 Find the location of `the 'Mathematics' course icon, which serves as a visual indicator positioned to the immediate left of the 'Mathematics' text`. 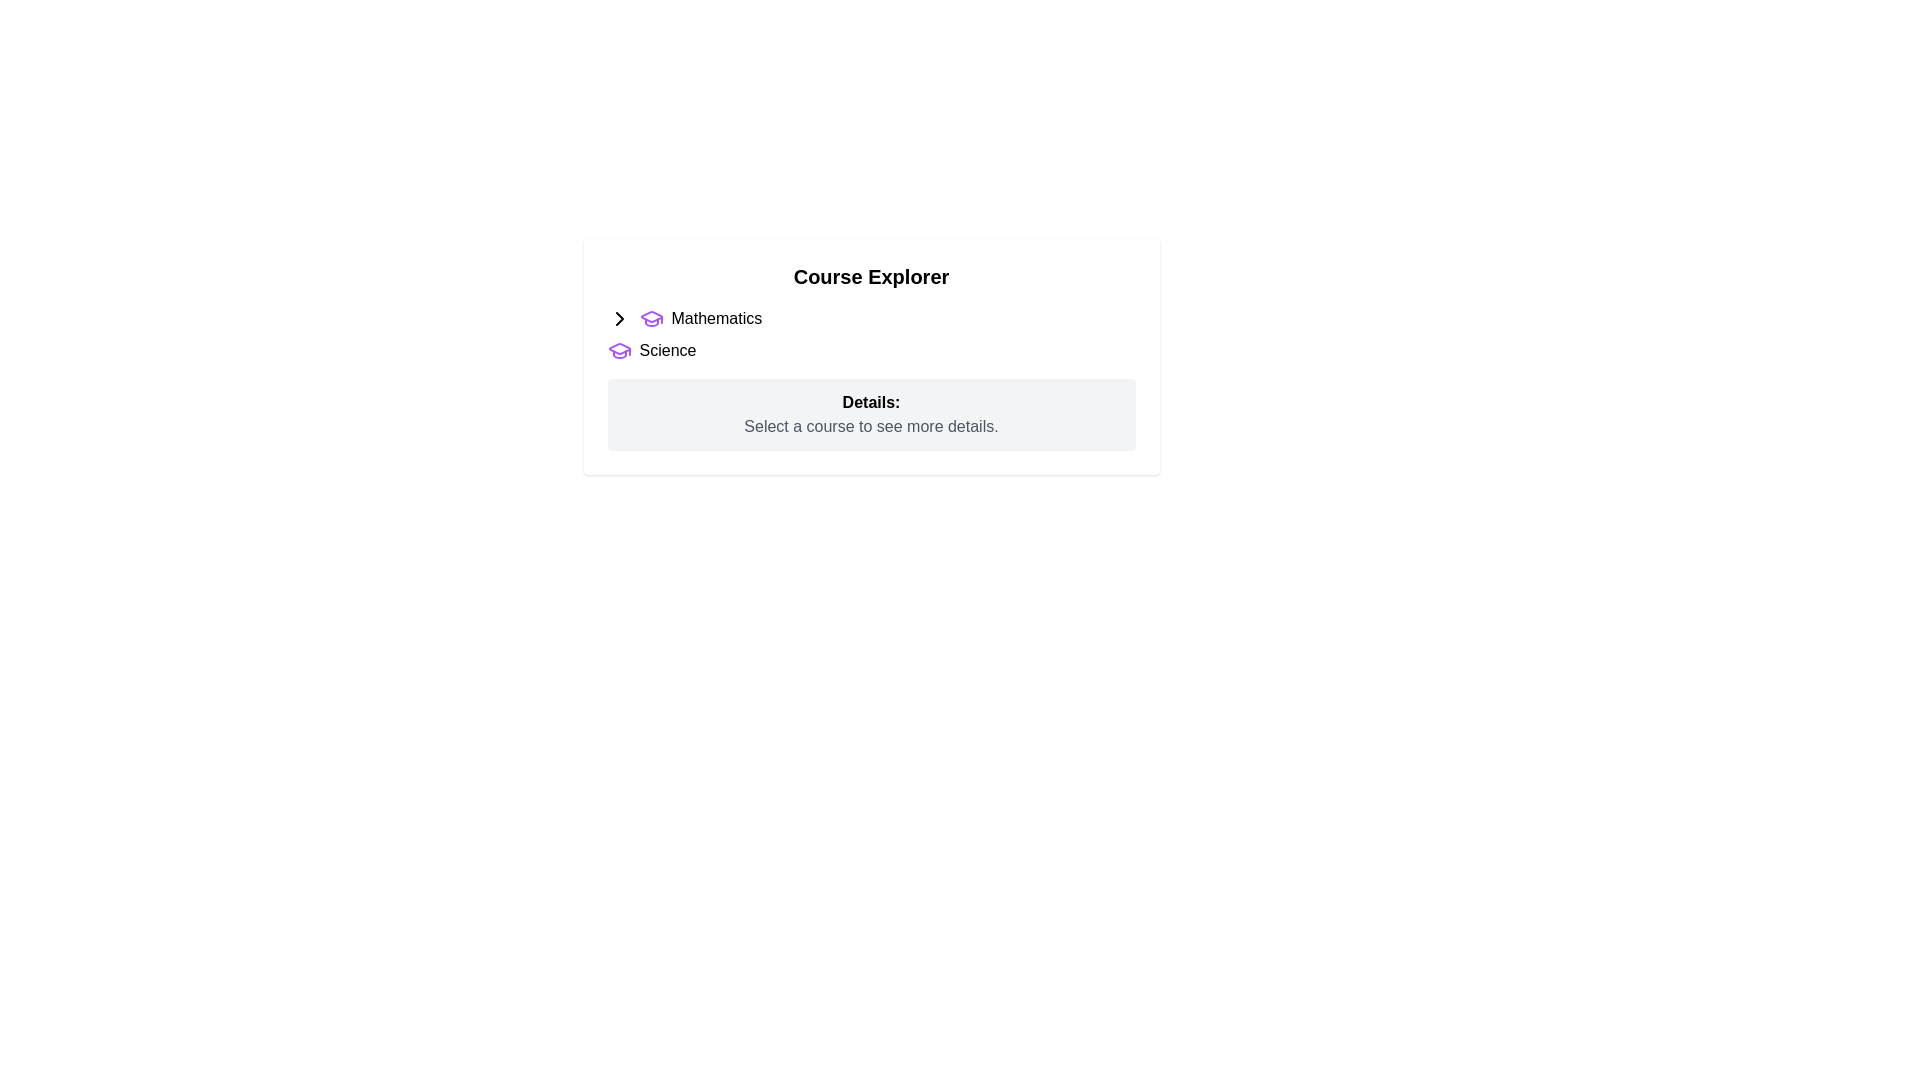

the 'Mathematics' course icon, which serves as a visual indicator positioned to the immediate left of the 'Mathematics' text is located at coordinates (651, 318).